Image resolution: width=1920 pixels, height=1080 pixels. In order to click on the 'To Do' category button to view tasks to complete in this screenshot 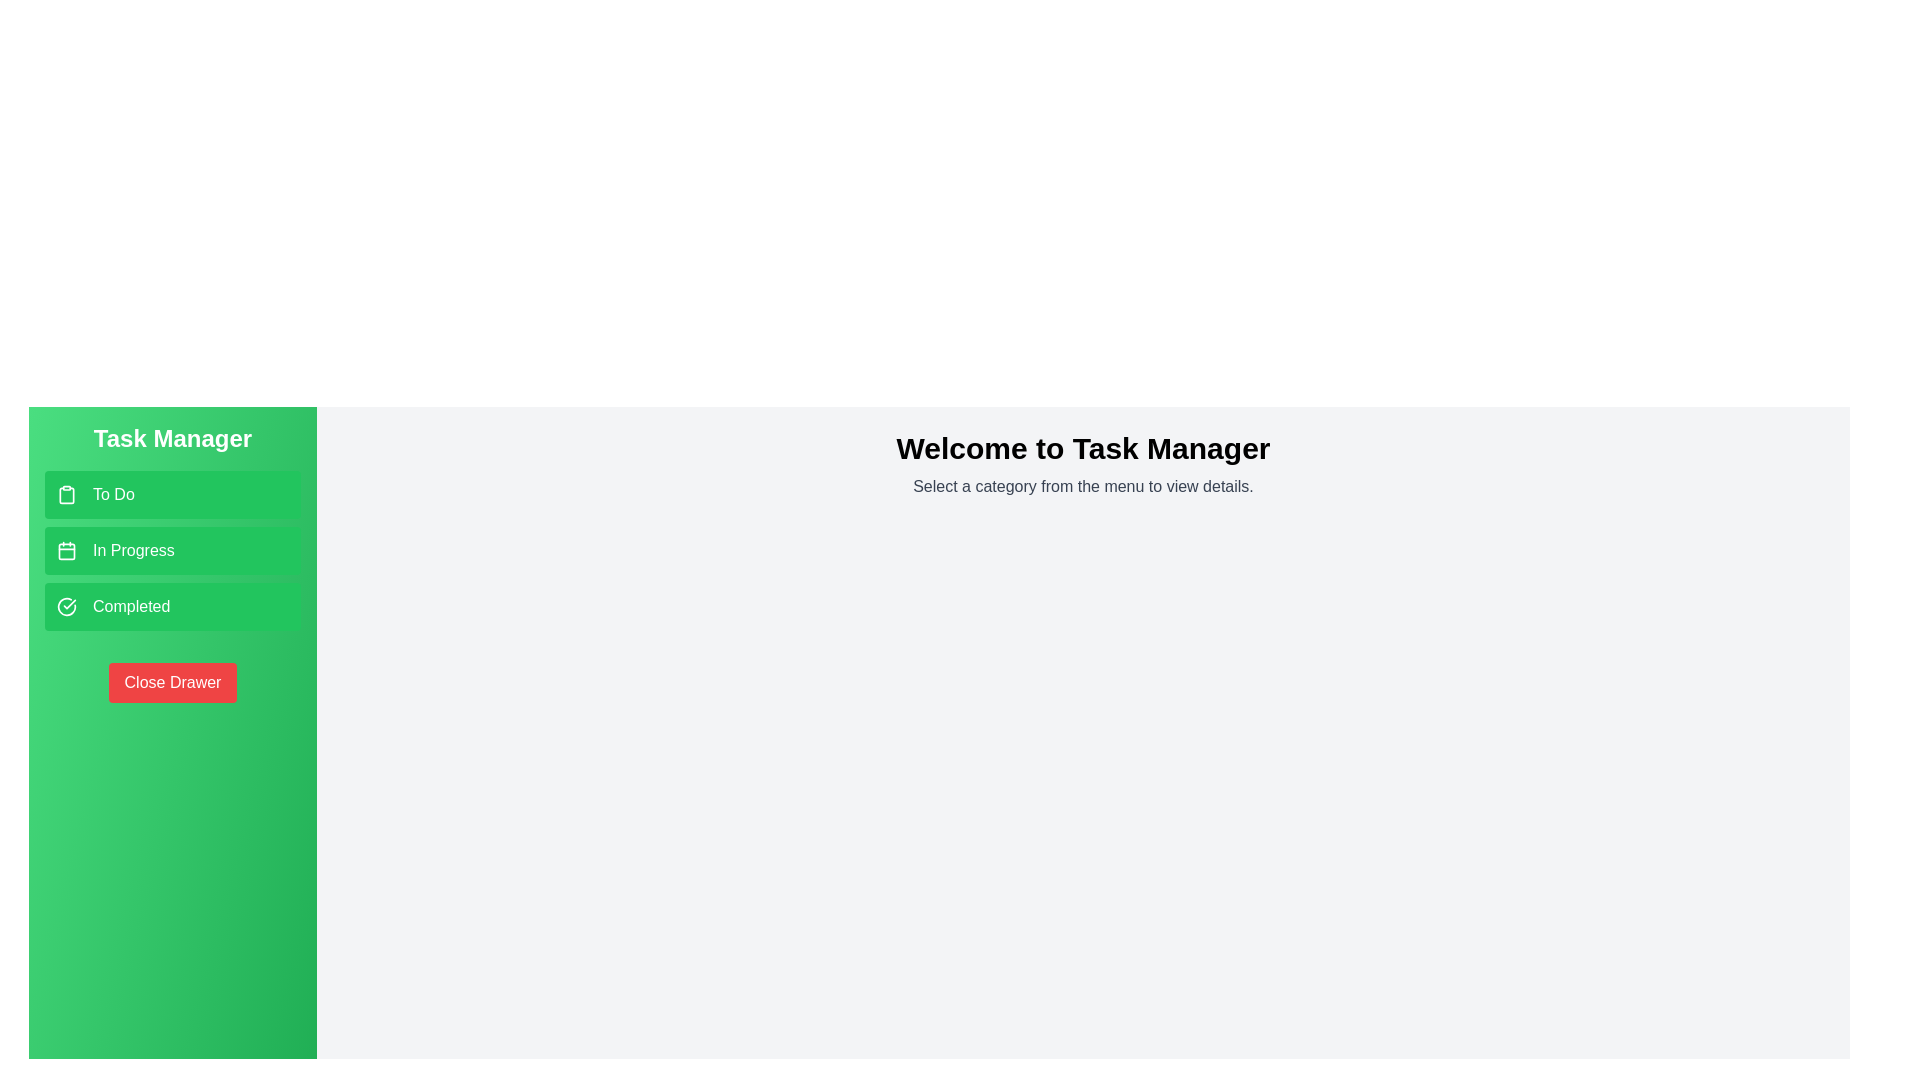, I will do `click(172, 494)`.